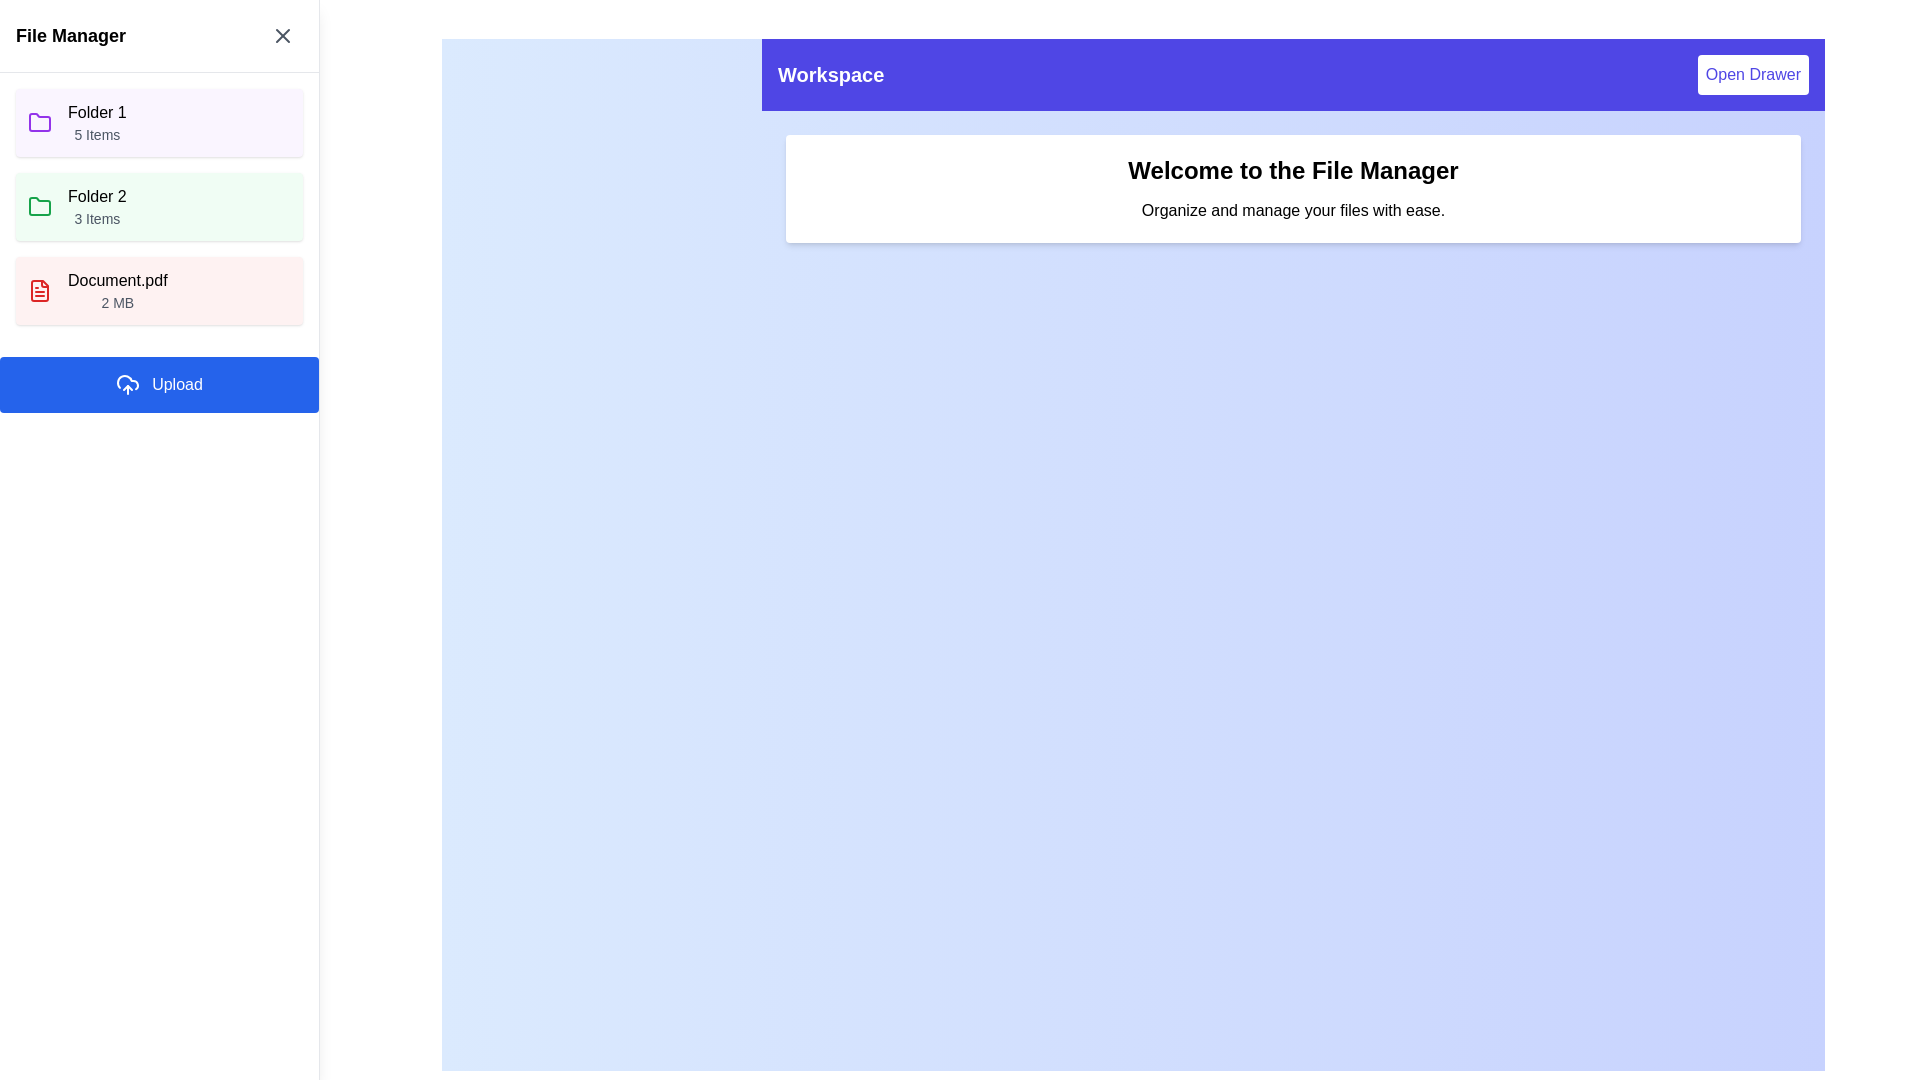 The width and height of the screenshot is (1920, 1080). I want to click on the File list item displaying 'Document.pdf', so click(116, 290).